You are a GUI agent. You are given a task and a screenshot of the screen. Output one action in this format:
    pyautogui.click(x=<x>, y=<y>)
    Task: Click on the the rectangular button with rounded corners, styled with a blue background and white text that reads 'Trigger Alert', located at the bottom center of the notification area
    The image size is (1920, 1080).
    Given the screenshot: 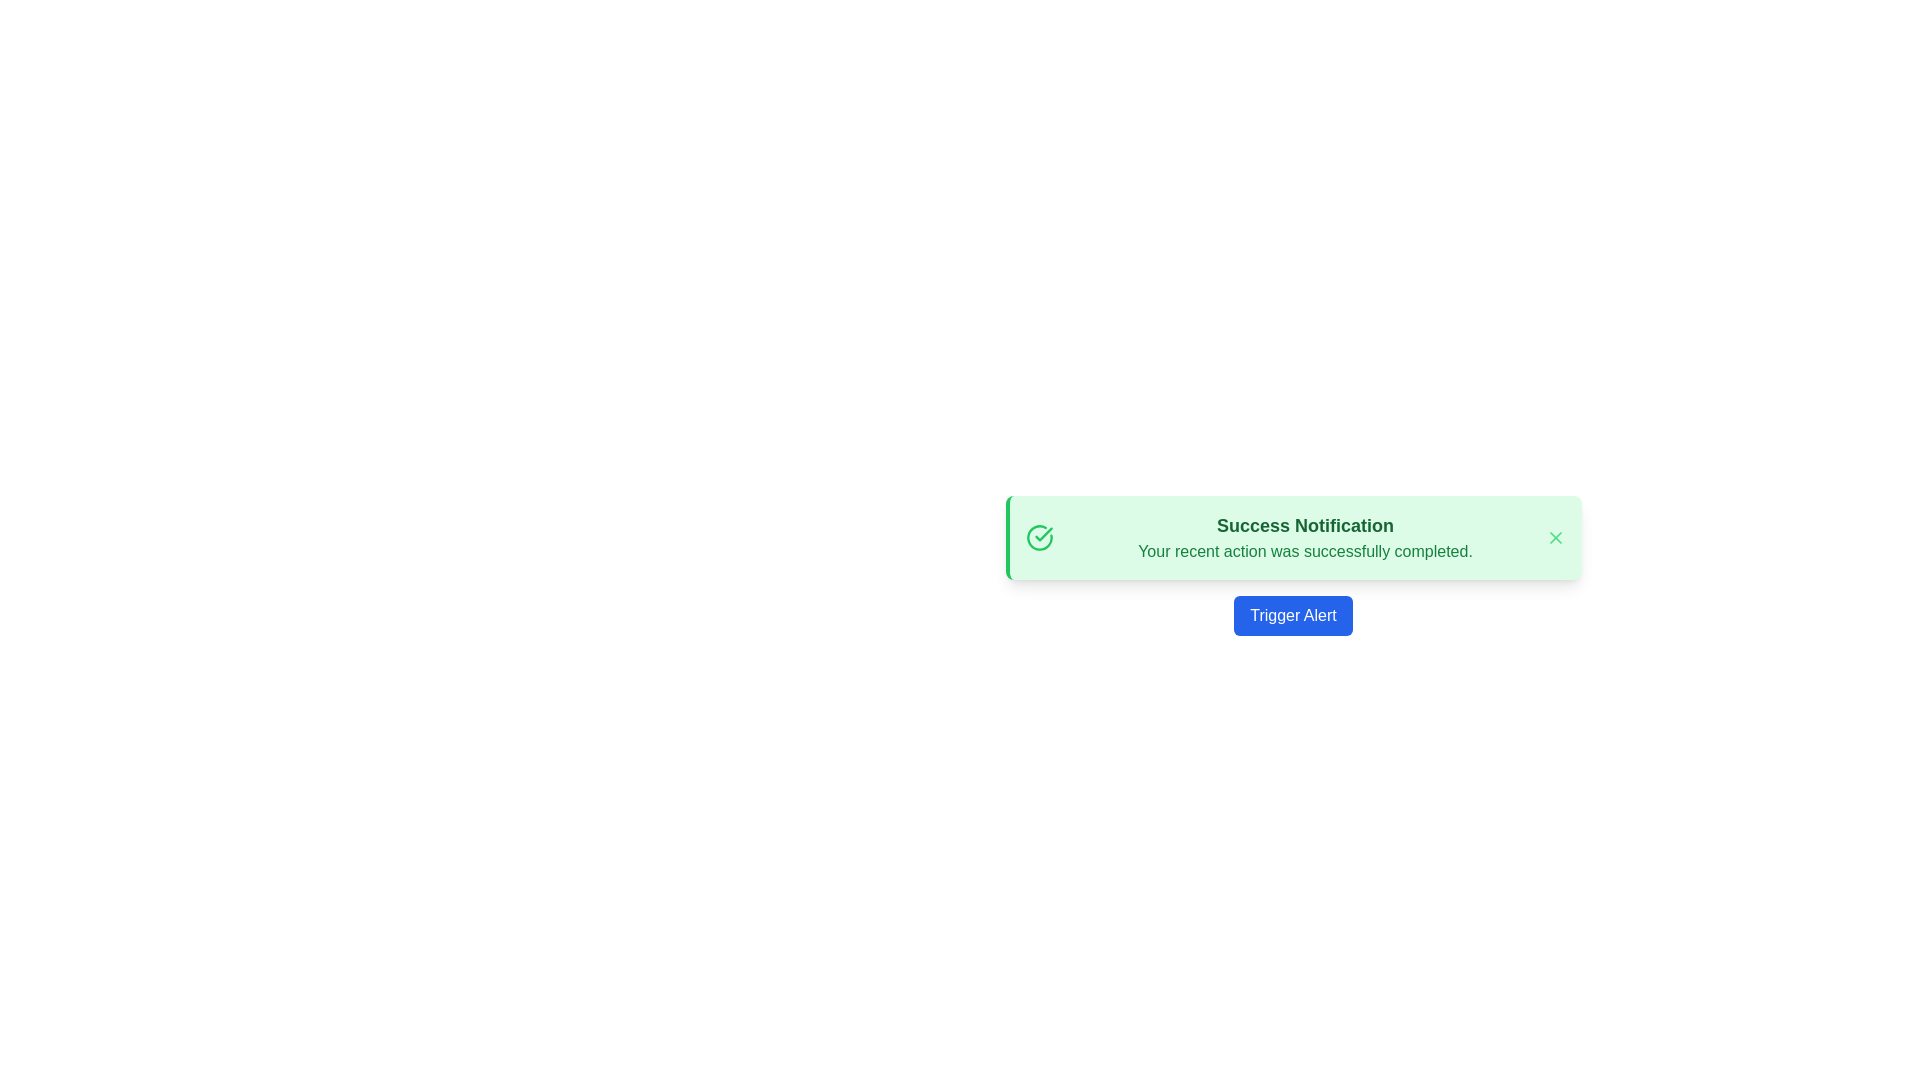 What is the action you would take?
    pyautogui.click(x=1293, y=615)
    